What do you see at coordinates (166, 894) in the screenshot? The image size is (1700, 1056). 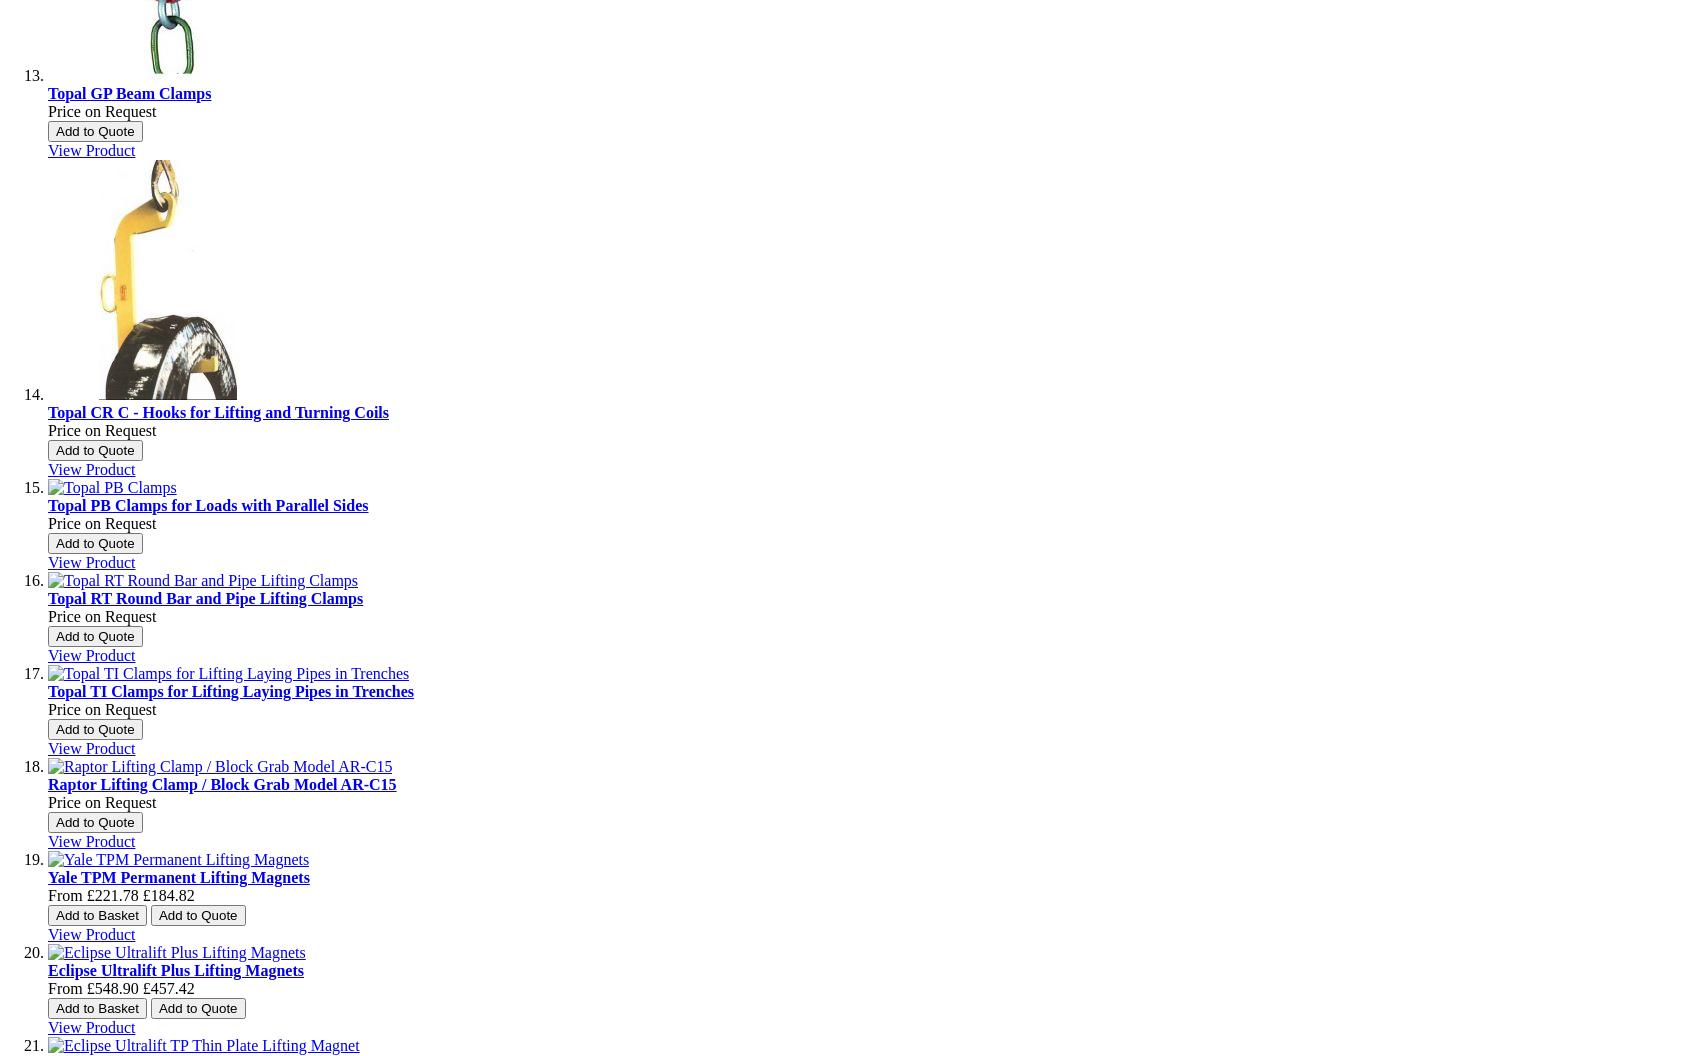 I see `'£184.82'` at bounding box center [166, 894].